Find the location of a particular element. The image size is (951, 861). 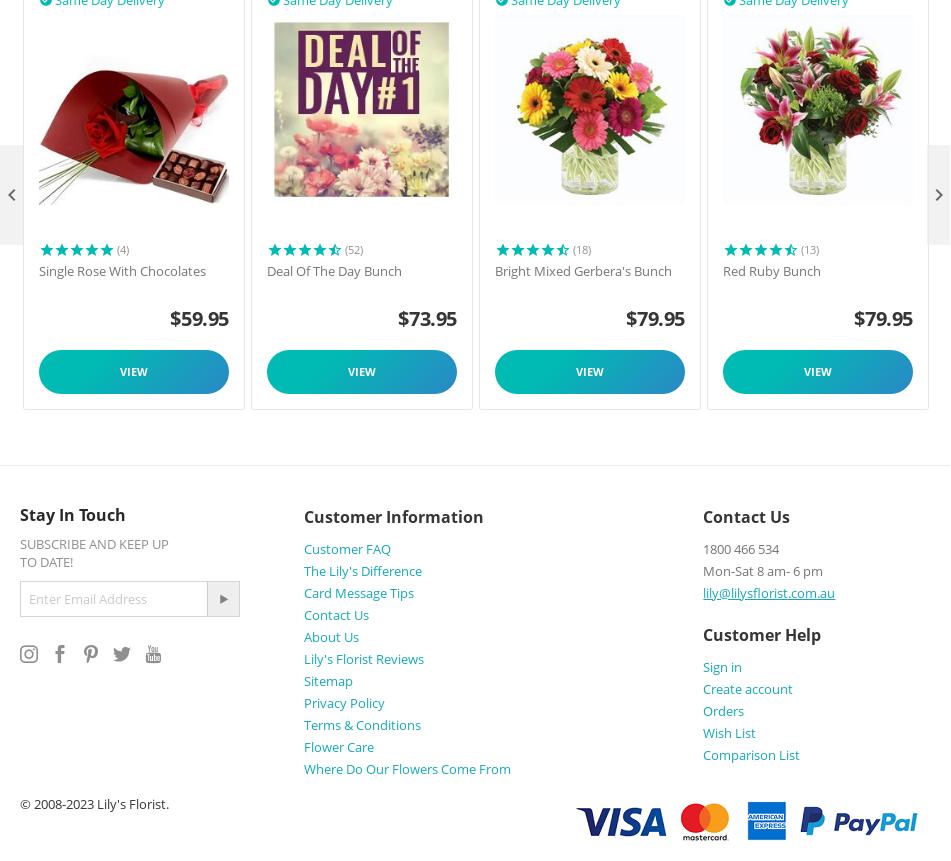

'Subscribe and keep up to date!' is located at coordinates (94, 551).